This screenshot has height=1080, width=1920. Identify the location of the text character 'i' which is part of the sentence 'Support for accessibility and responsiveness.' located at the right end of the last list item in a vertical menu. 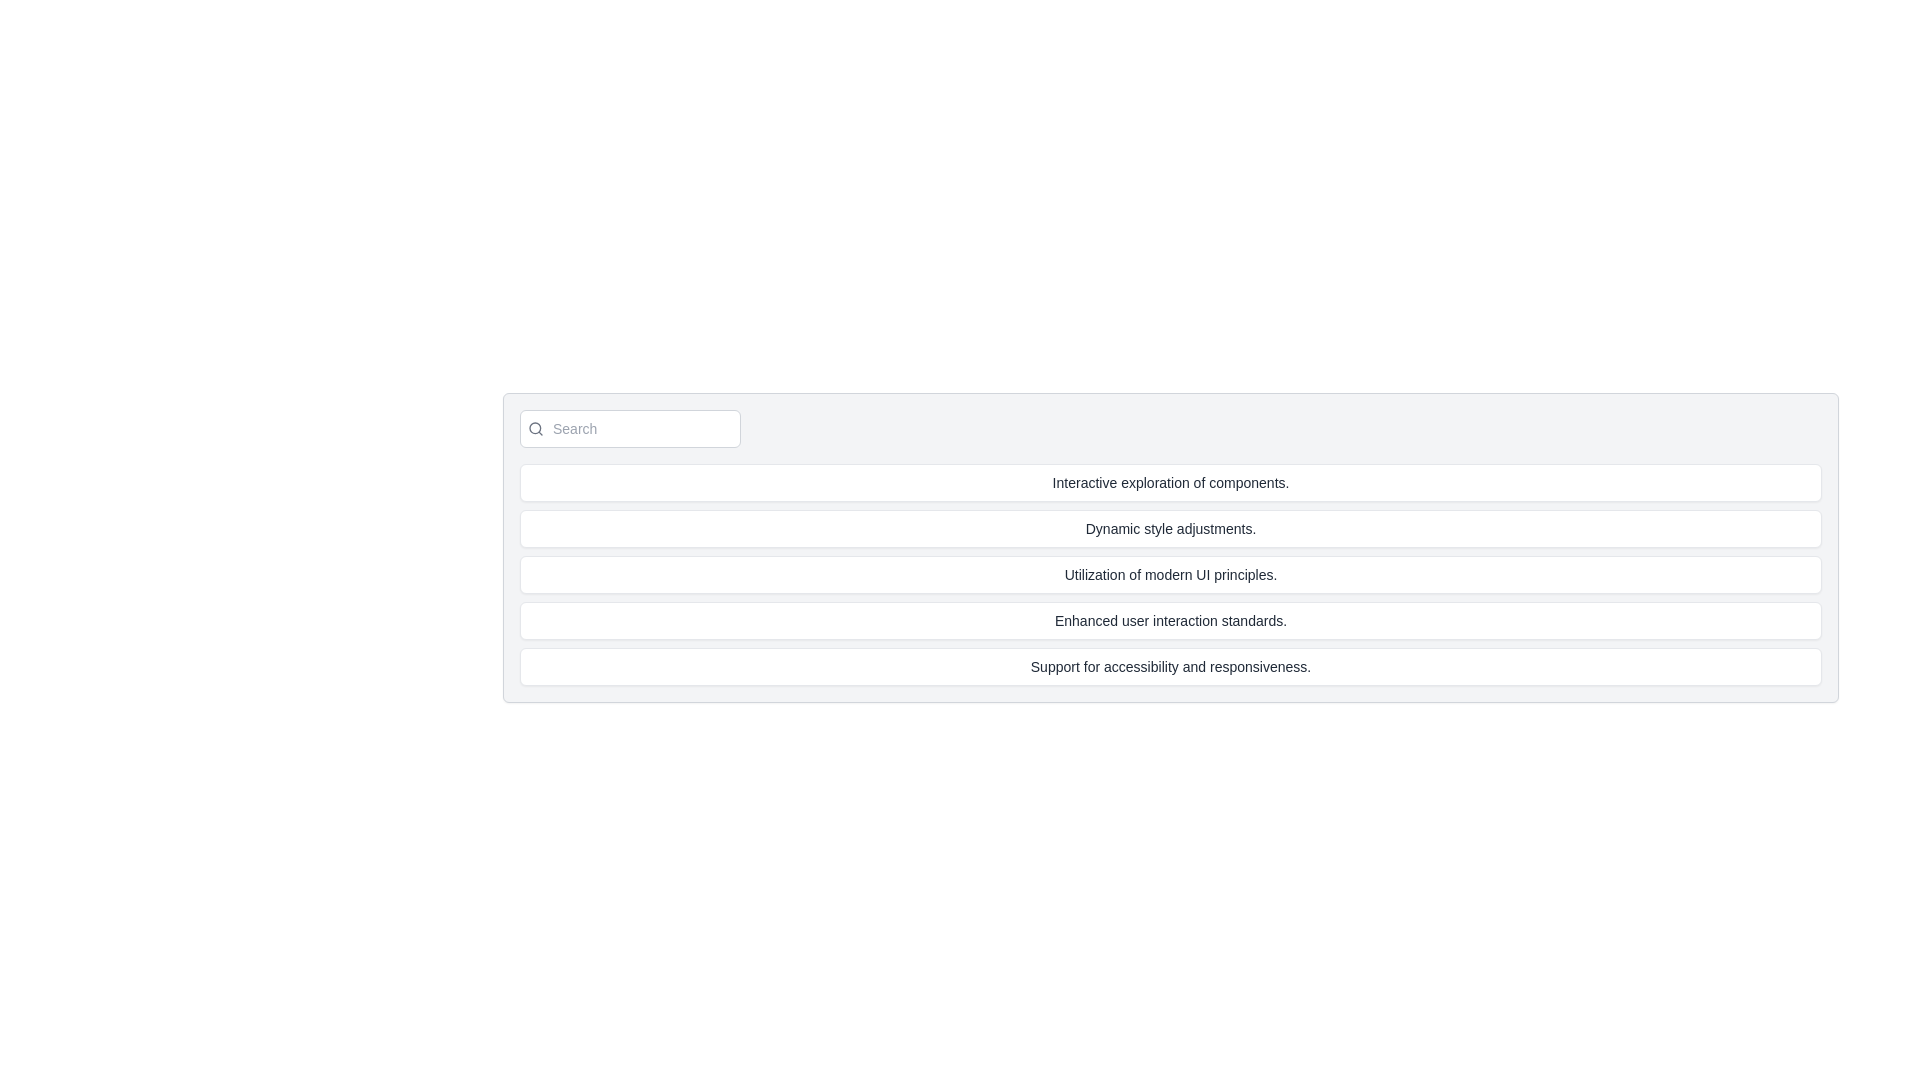
(1260, 667).